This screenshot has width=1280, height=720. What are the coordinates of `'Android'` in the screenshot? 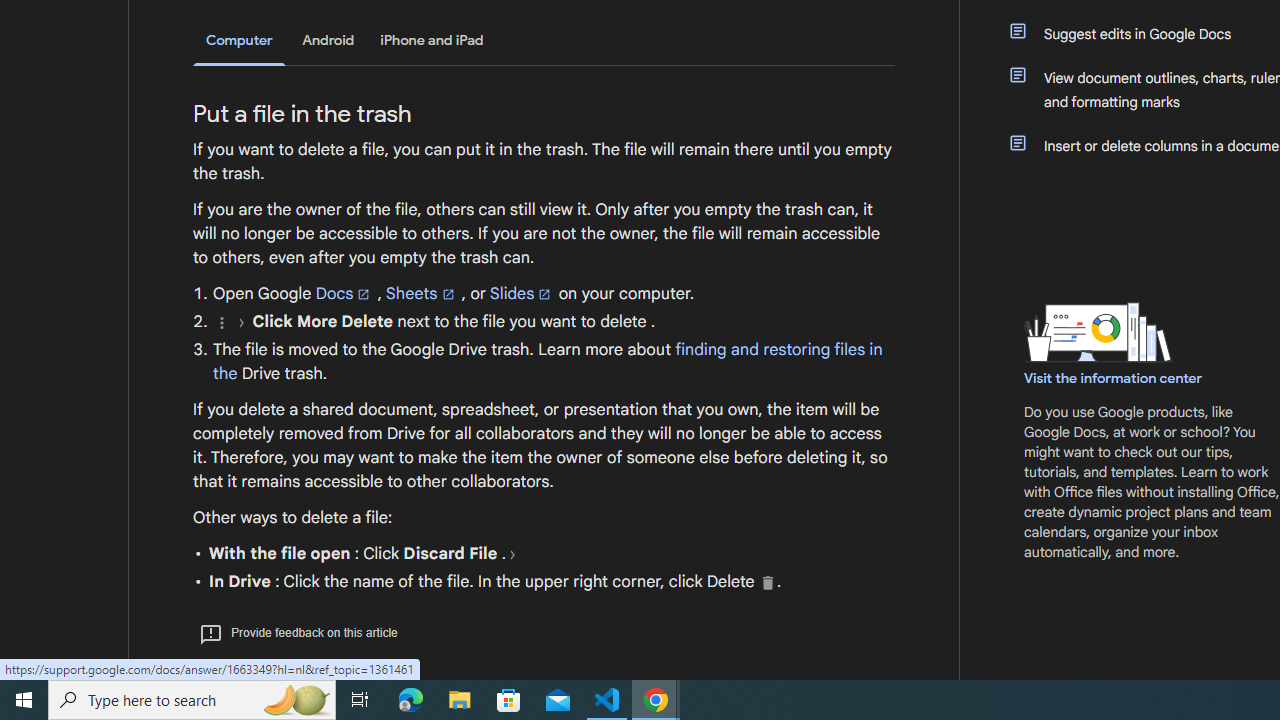 It's located at (328, 40).